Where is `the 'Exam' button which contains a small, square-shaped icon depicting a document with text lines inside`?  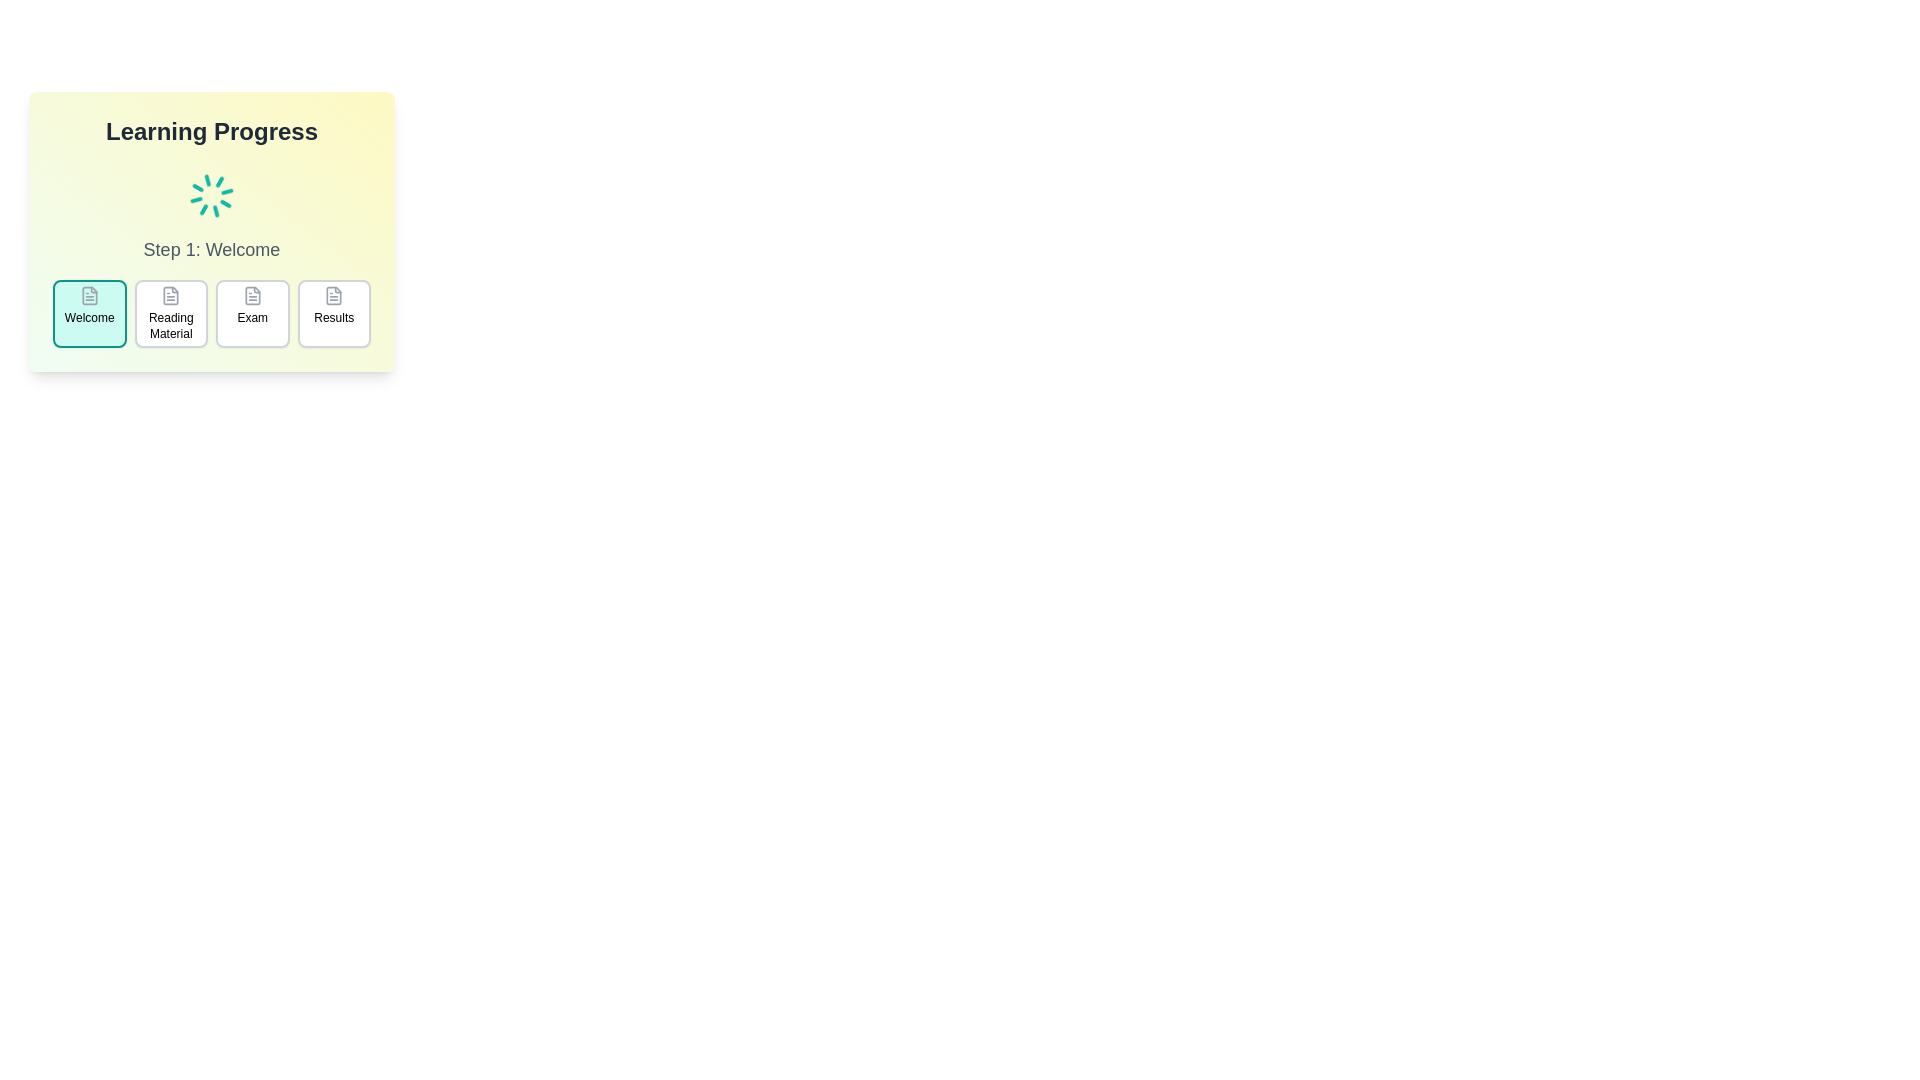 the 'Exam' button which contains a small, square-shaped icon depicting a document with text lines inside is located at coordinates (251, 296).